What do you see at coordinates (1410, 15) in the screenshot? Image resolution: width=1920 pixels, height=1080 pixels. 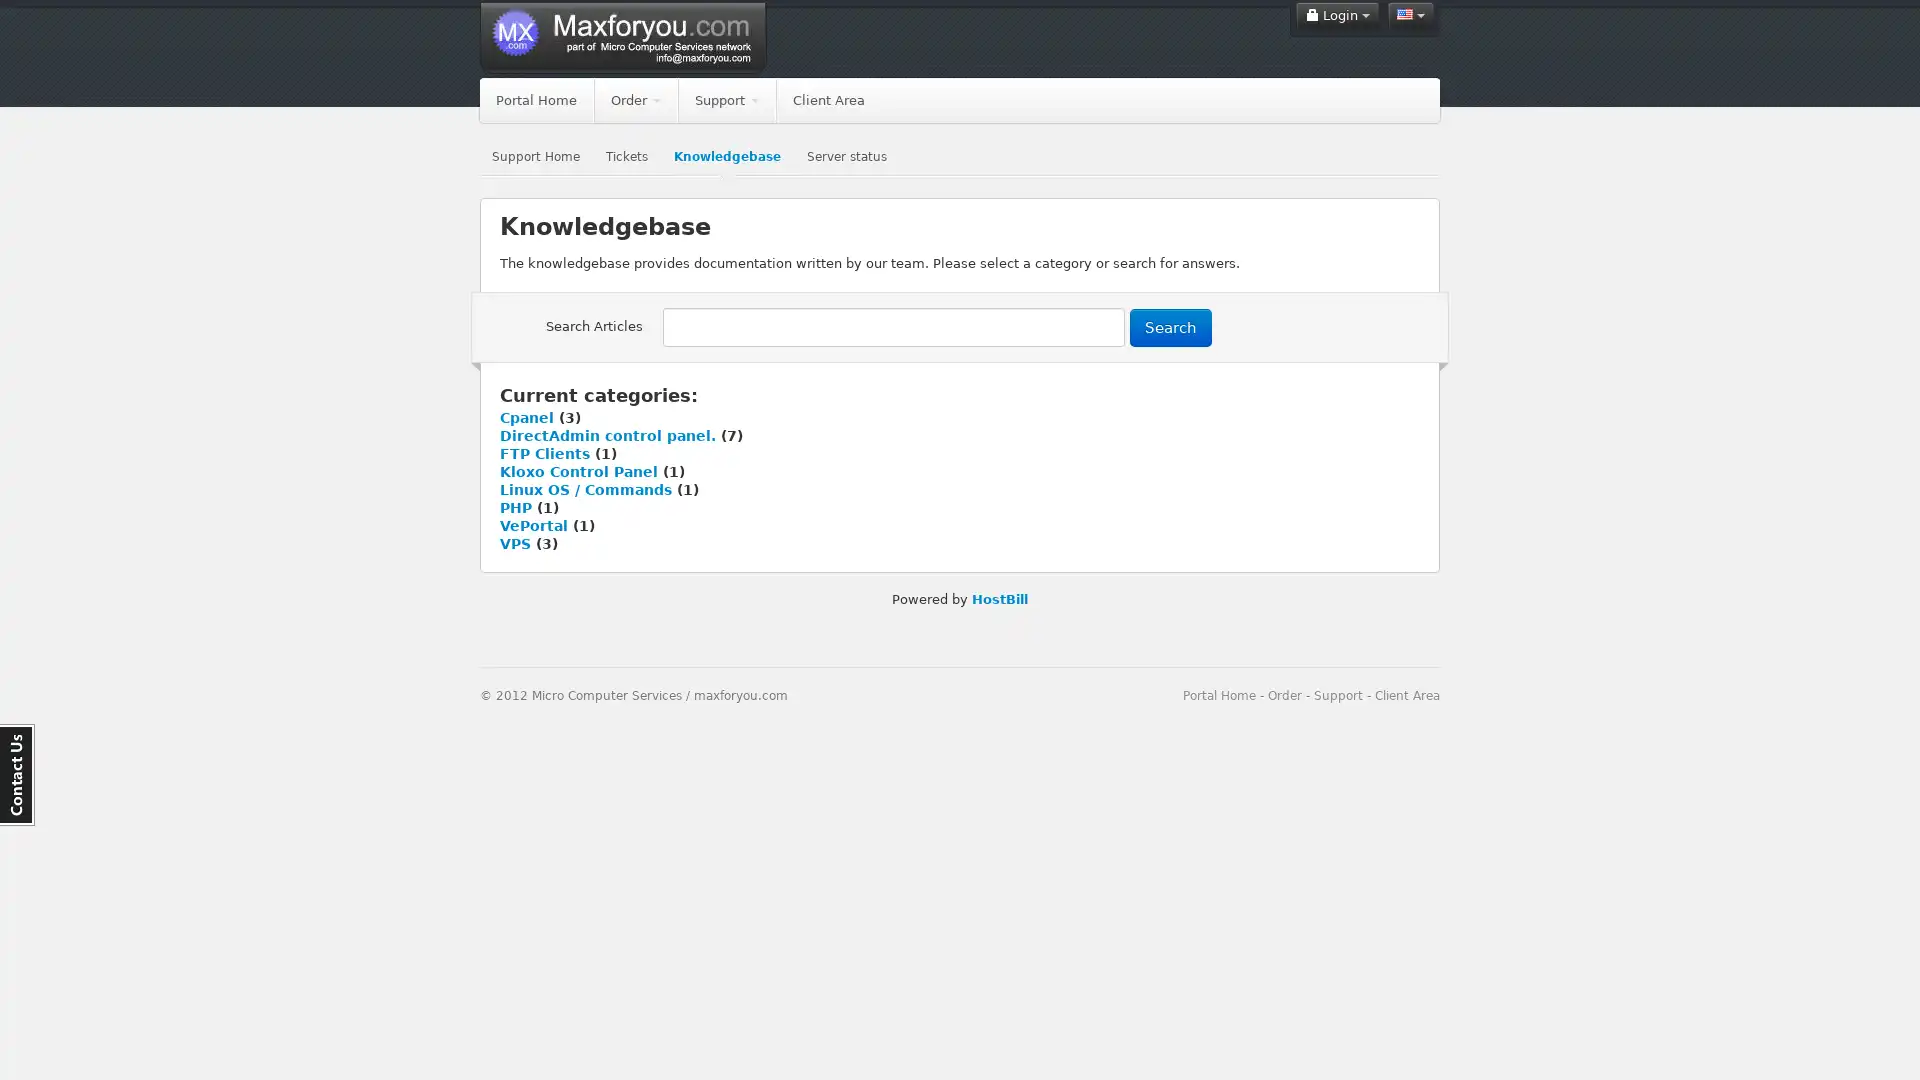 I see `English` at bounding box center [1410, 15].